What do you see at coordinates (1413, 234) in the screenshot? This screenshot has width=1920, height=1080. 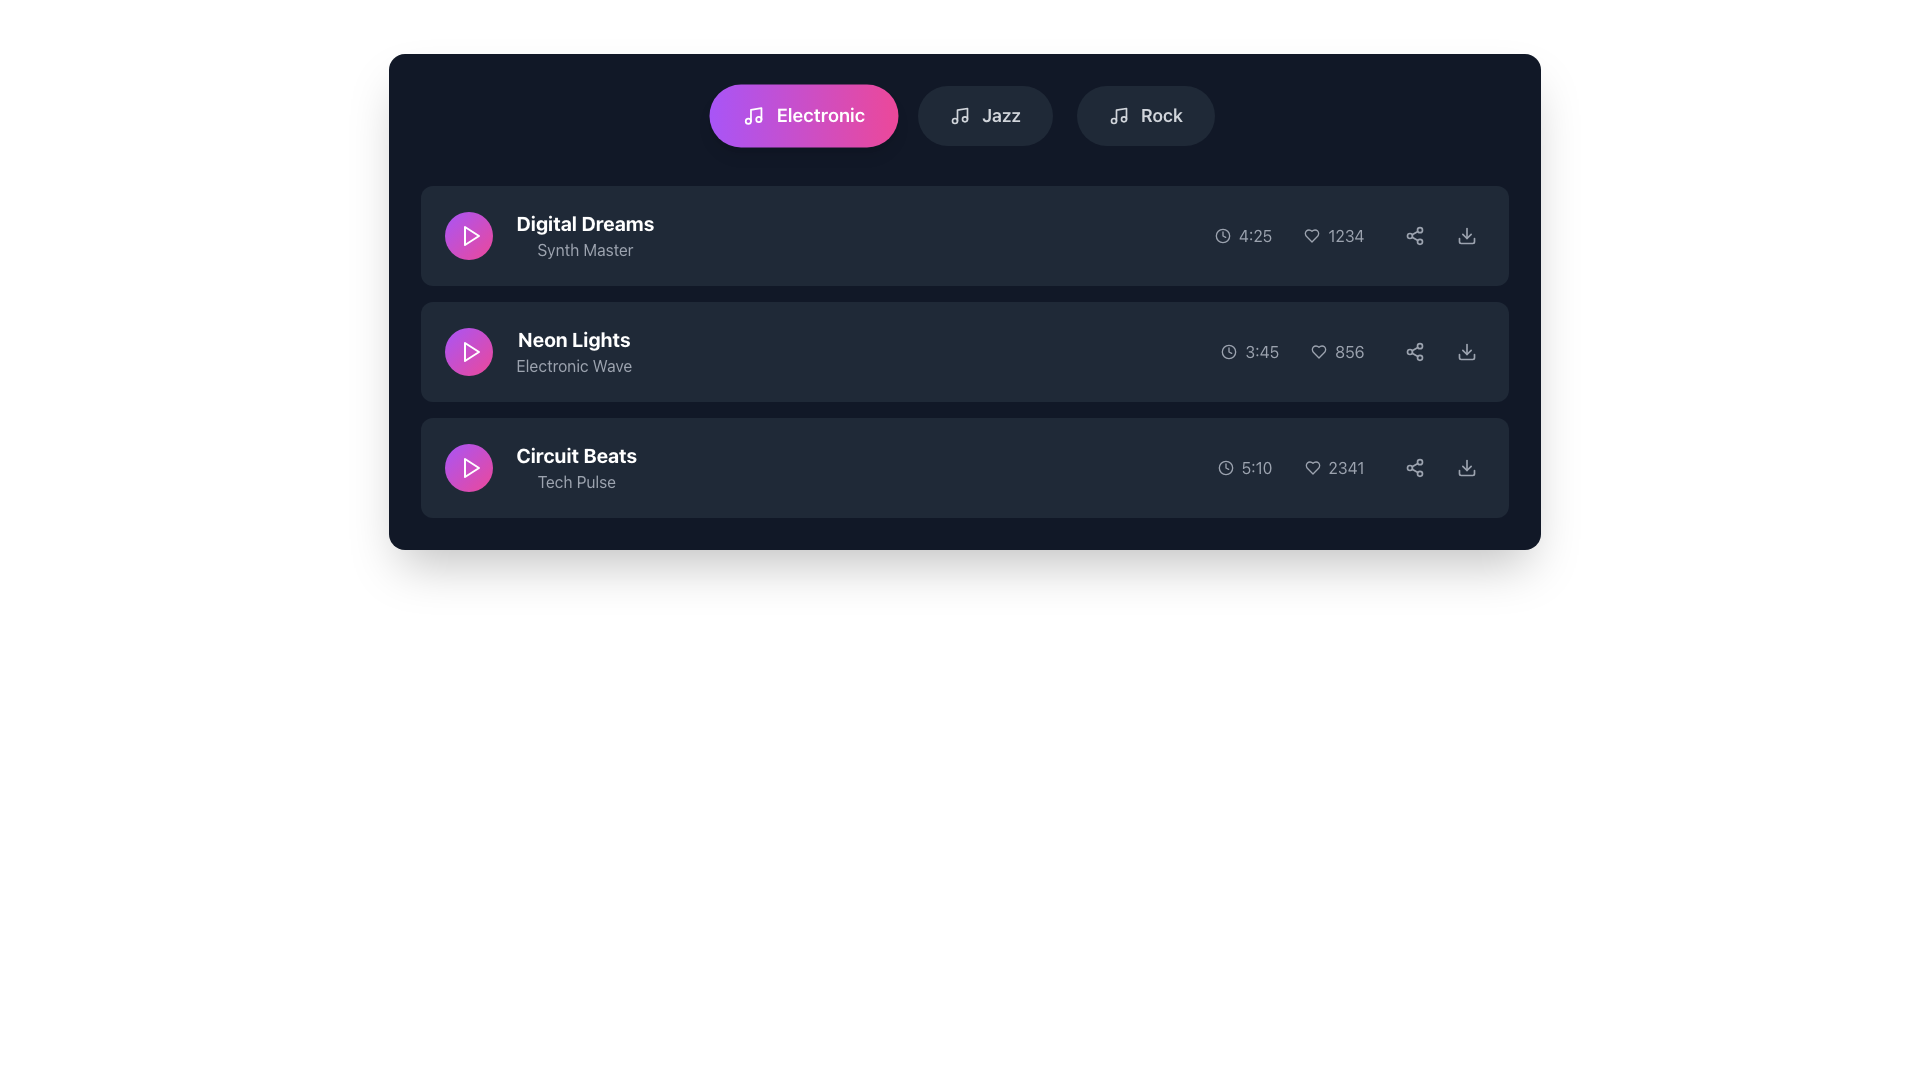 I see `the sharing button located in the rightmost section of the second row of the playlist table to observe the hover effect` at bounding box center [1413, 234].